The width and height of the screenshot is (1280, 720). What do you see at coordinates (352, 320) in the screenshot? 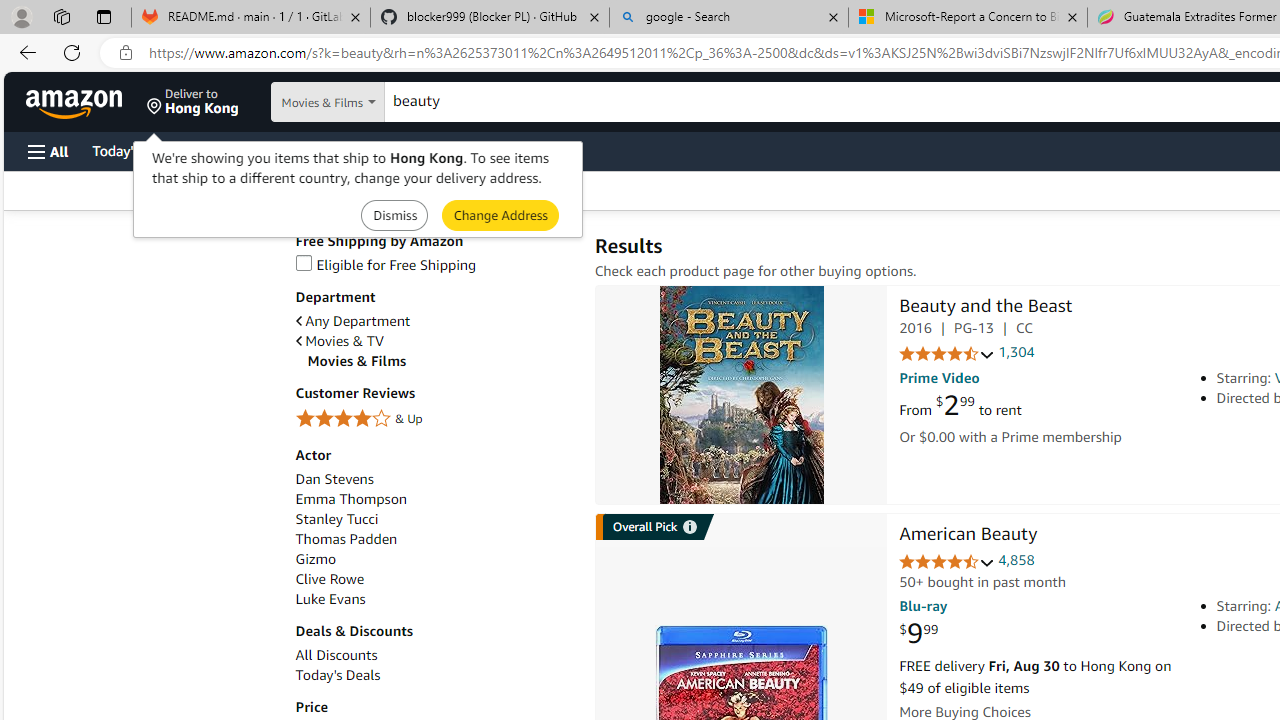
I see `'Any Department'` at bounding box center [352, 320].